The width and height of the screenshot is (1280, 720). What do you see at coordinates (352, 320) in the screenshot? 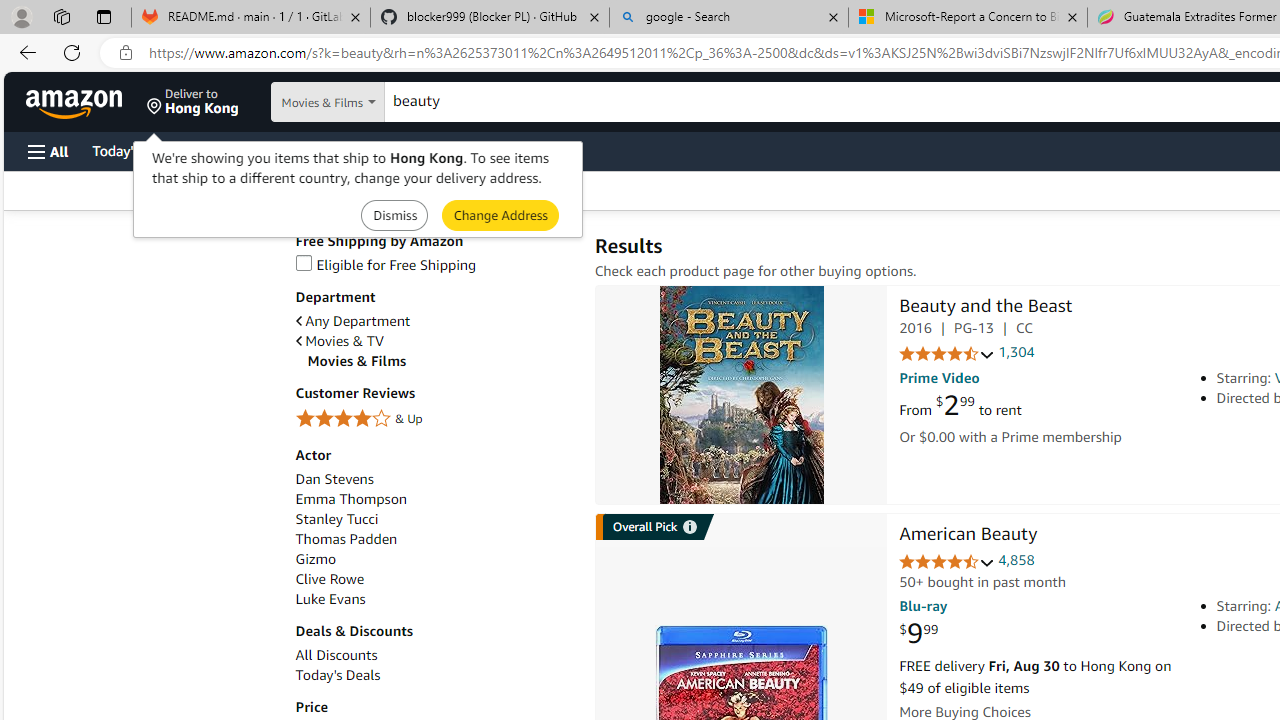
I see `'Any Department'` at bounding box center [352, 320].